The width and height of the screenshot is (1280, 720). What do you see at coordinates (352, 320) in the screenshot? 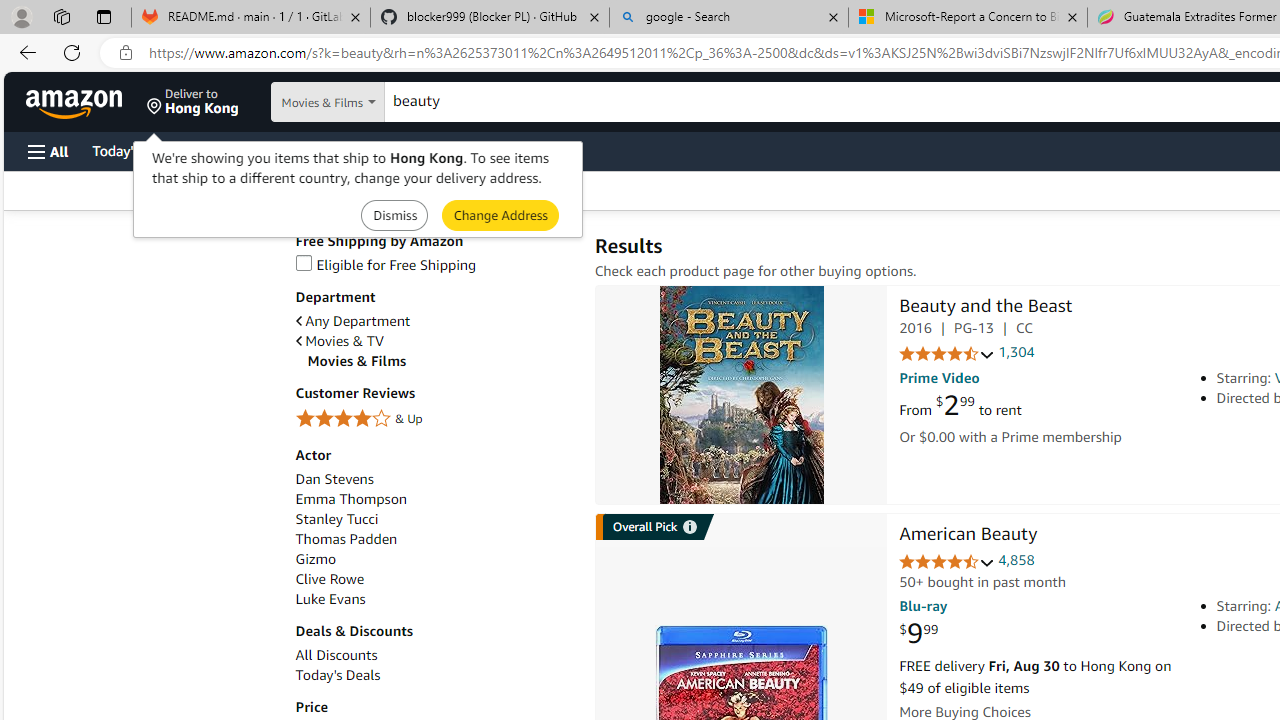
I see `'Any Department'` at bounding box center [352, 320].